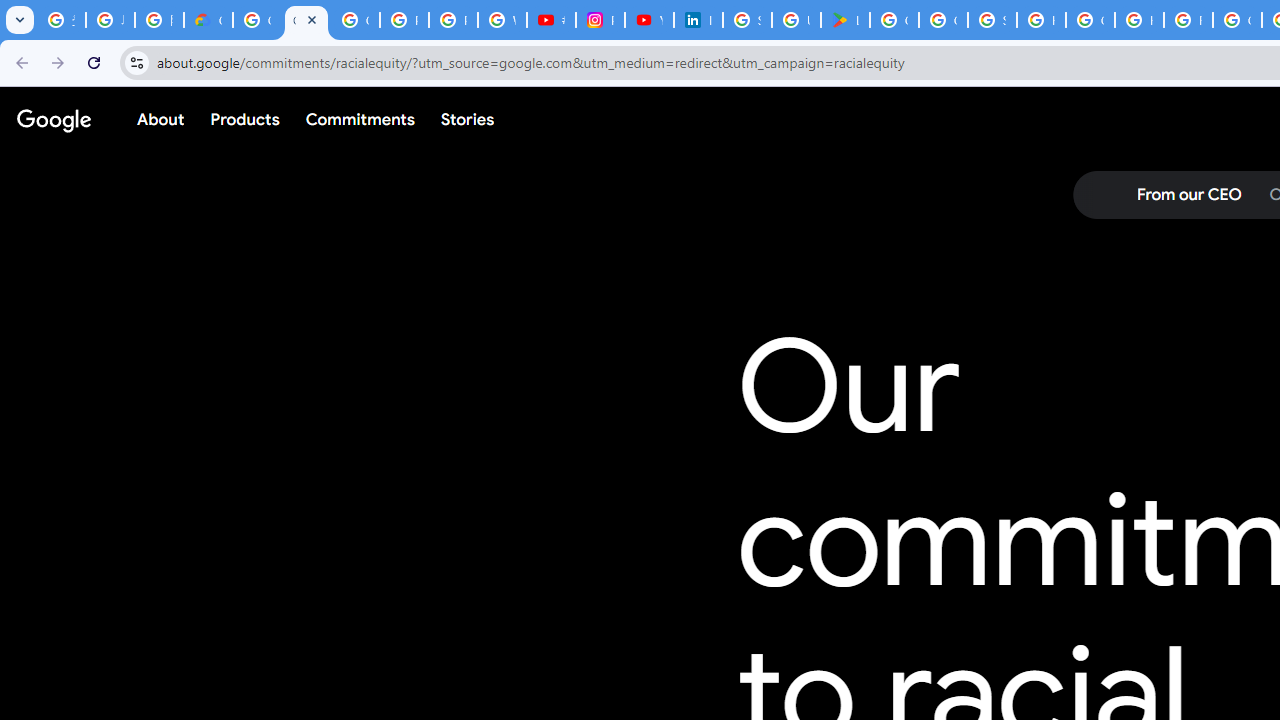 The width and height of the screenshot is (1280, 720). Describe the element at coordinates (161, 119) in the screenshot. I see `'About'` at that location.